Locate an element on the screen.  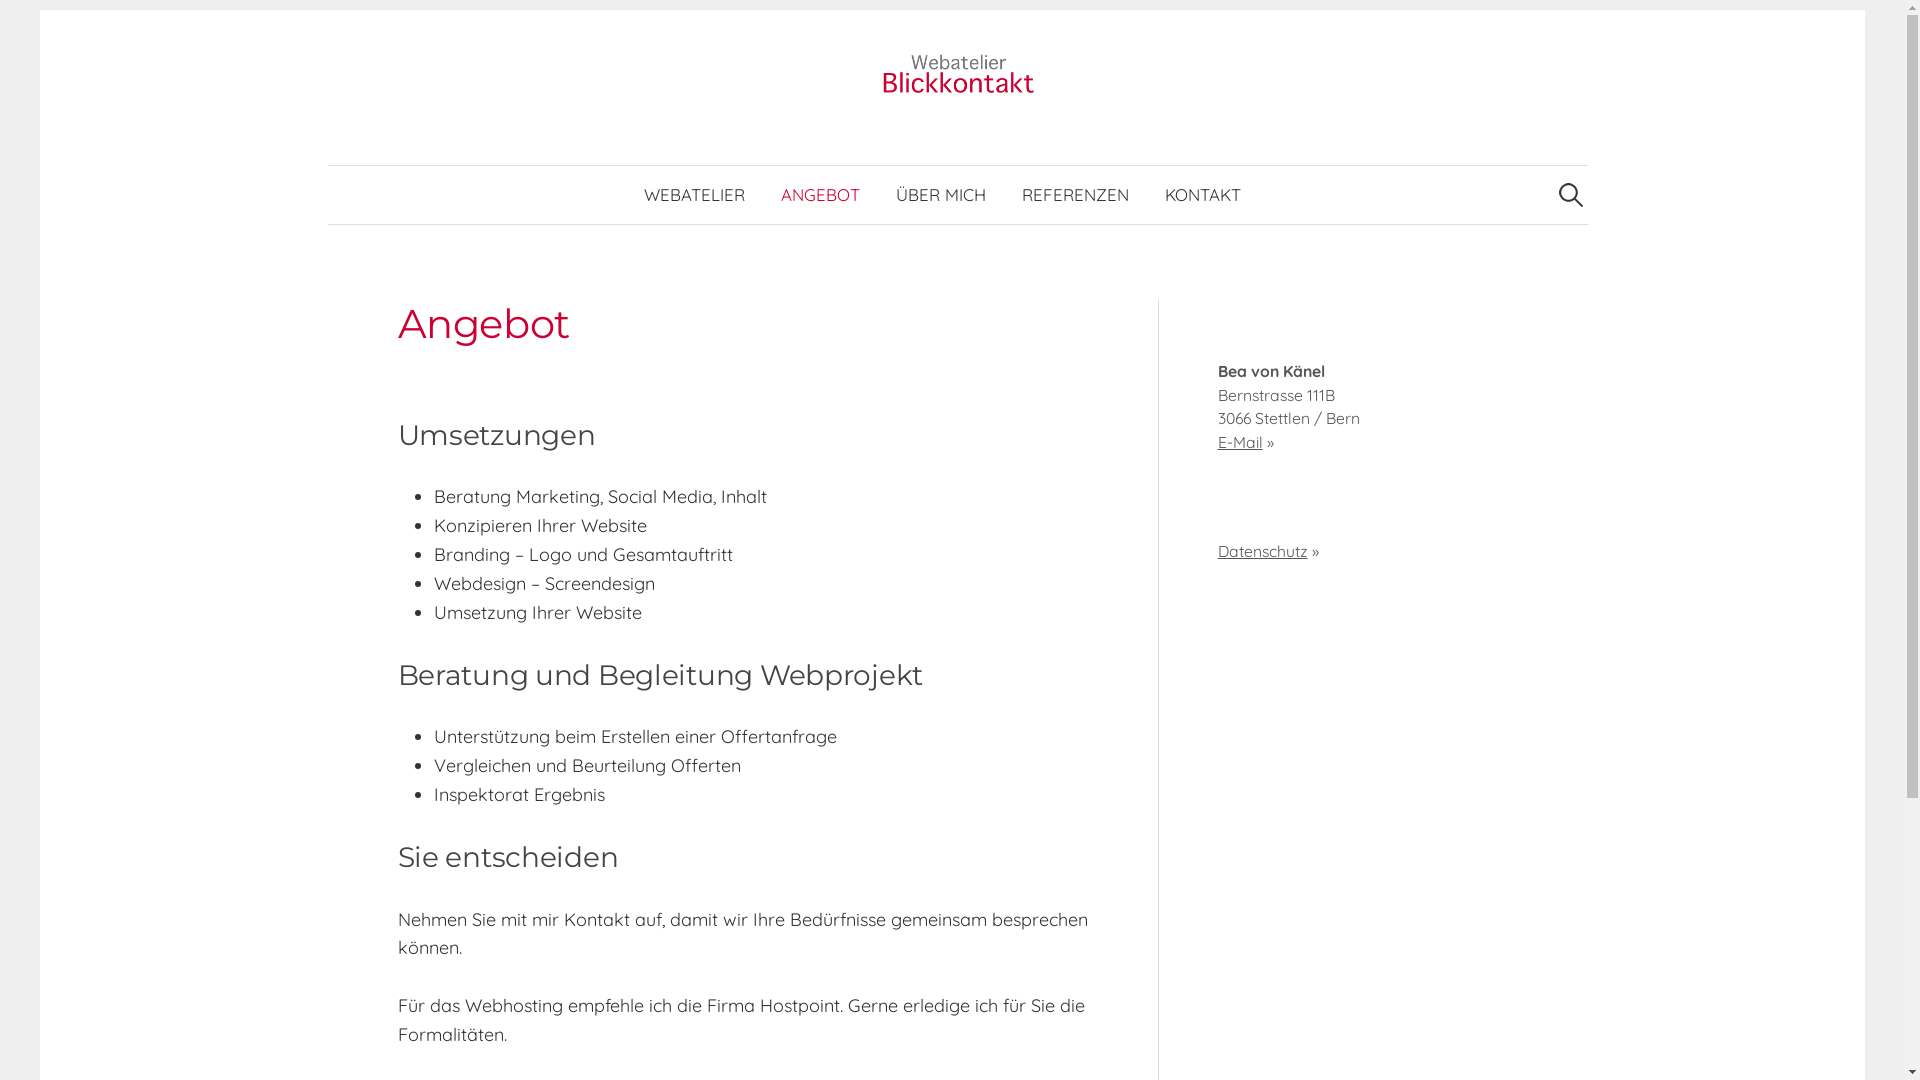
'Springe zum Inhalt' is located at coordinates (69, 9).